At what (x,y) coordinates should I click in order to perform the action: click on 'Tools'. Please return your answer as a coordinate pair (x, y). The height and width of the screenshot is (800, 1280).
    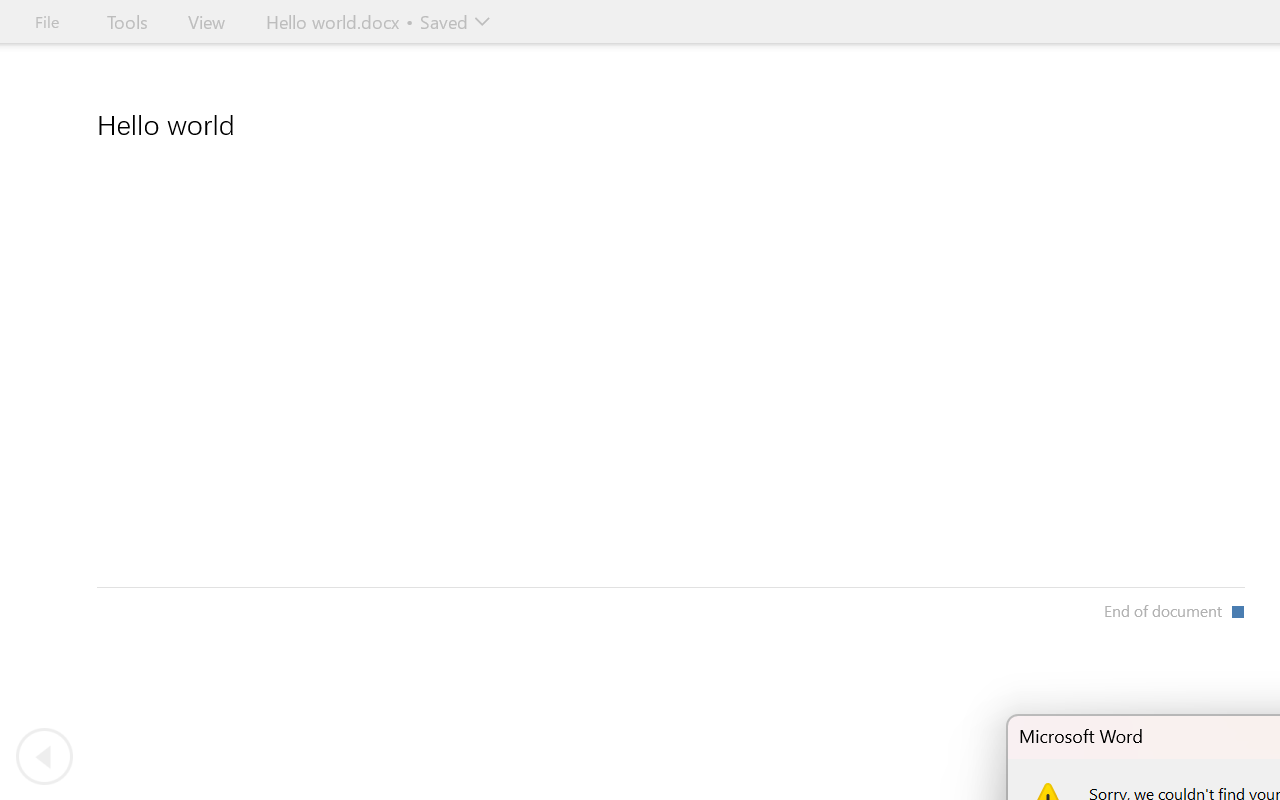
    Looking at the image, I should click on (126, 21).